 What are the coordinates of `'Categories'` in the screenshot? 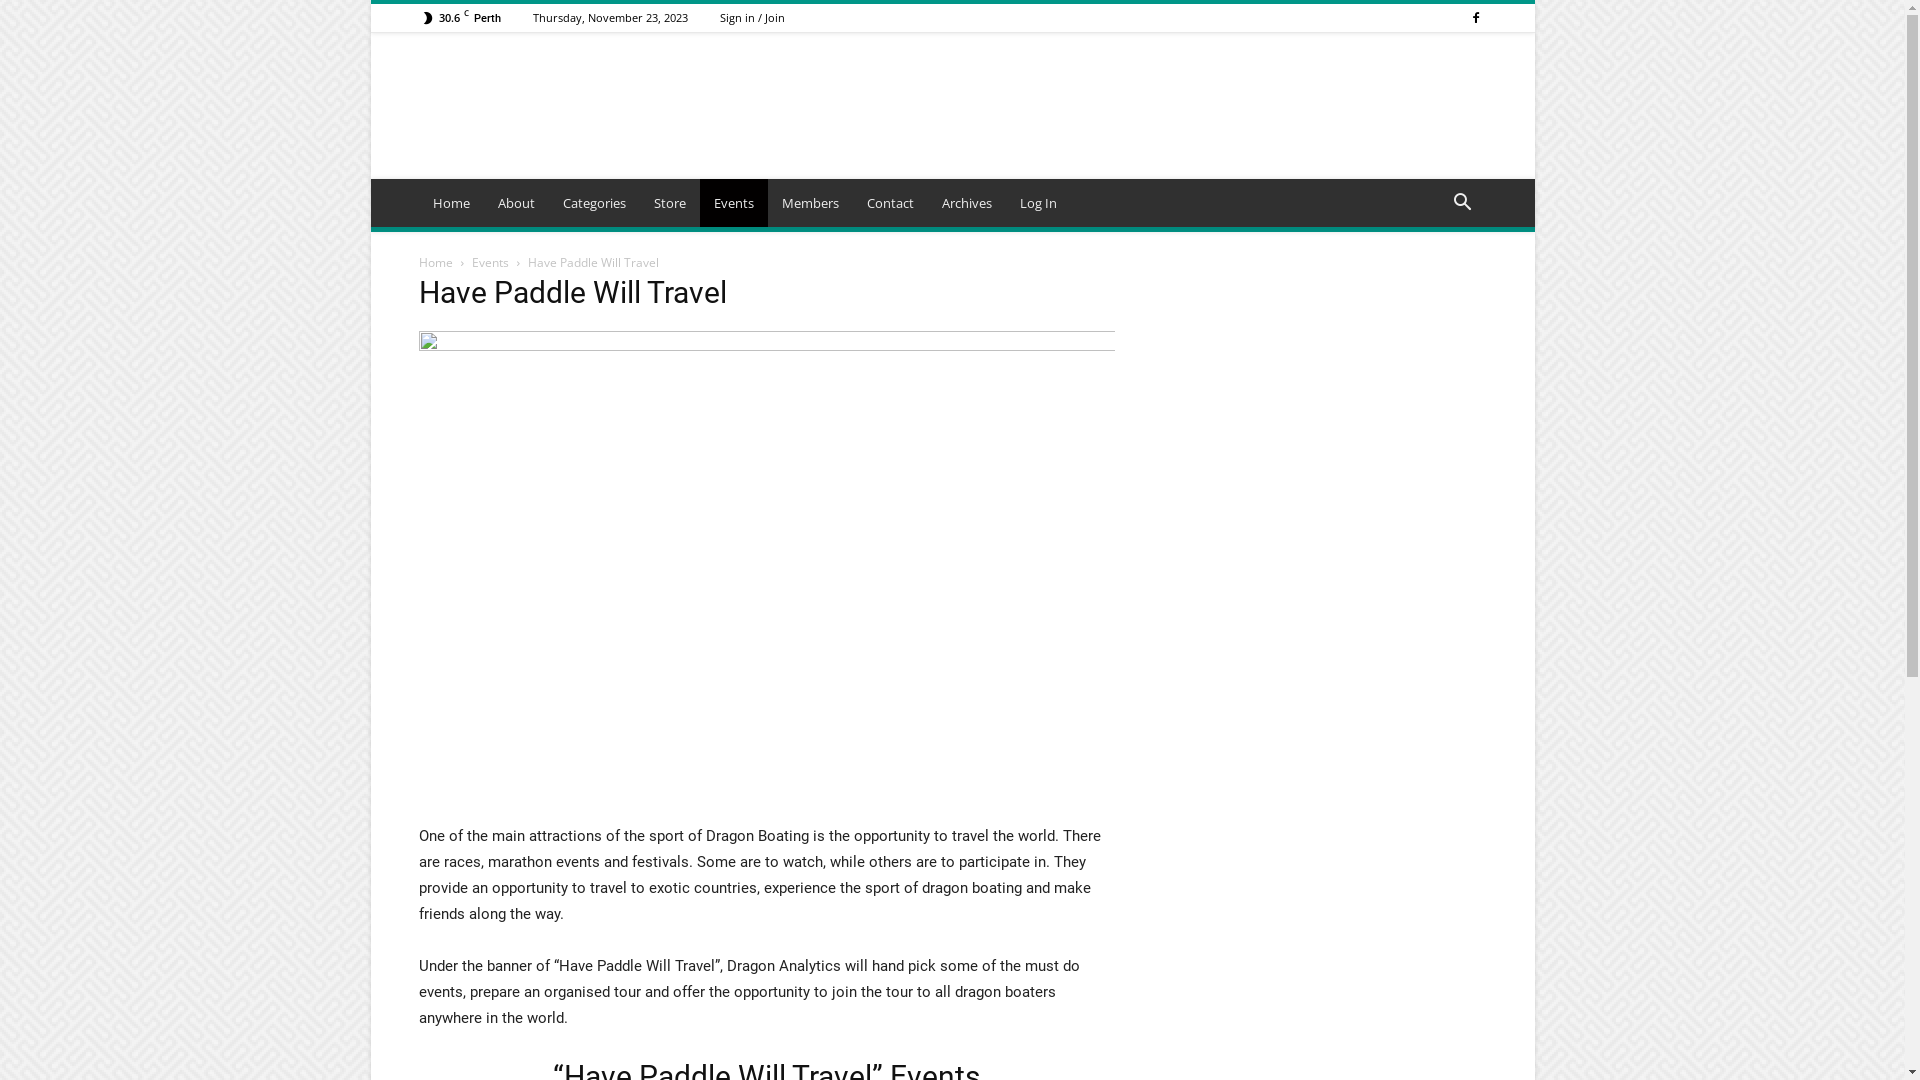 It's located at (592, 203).